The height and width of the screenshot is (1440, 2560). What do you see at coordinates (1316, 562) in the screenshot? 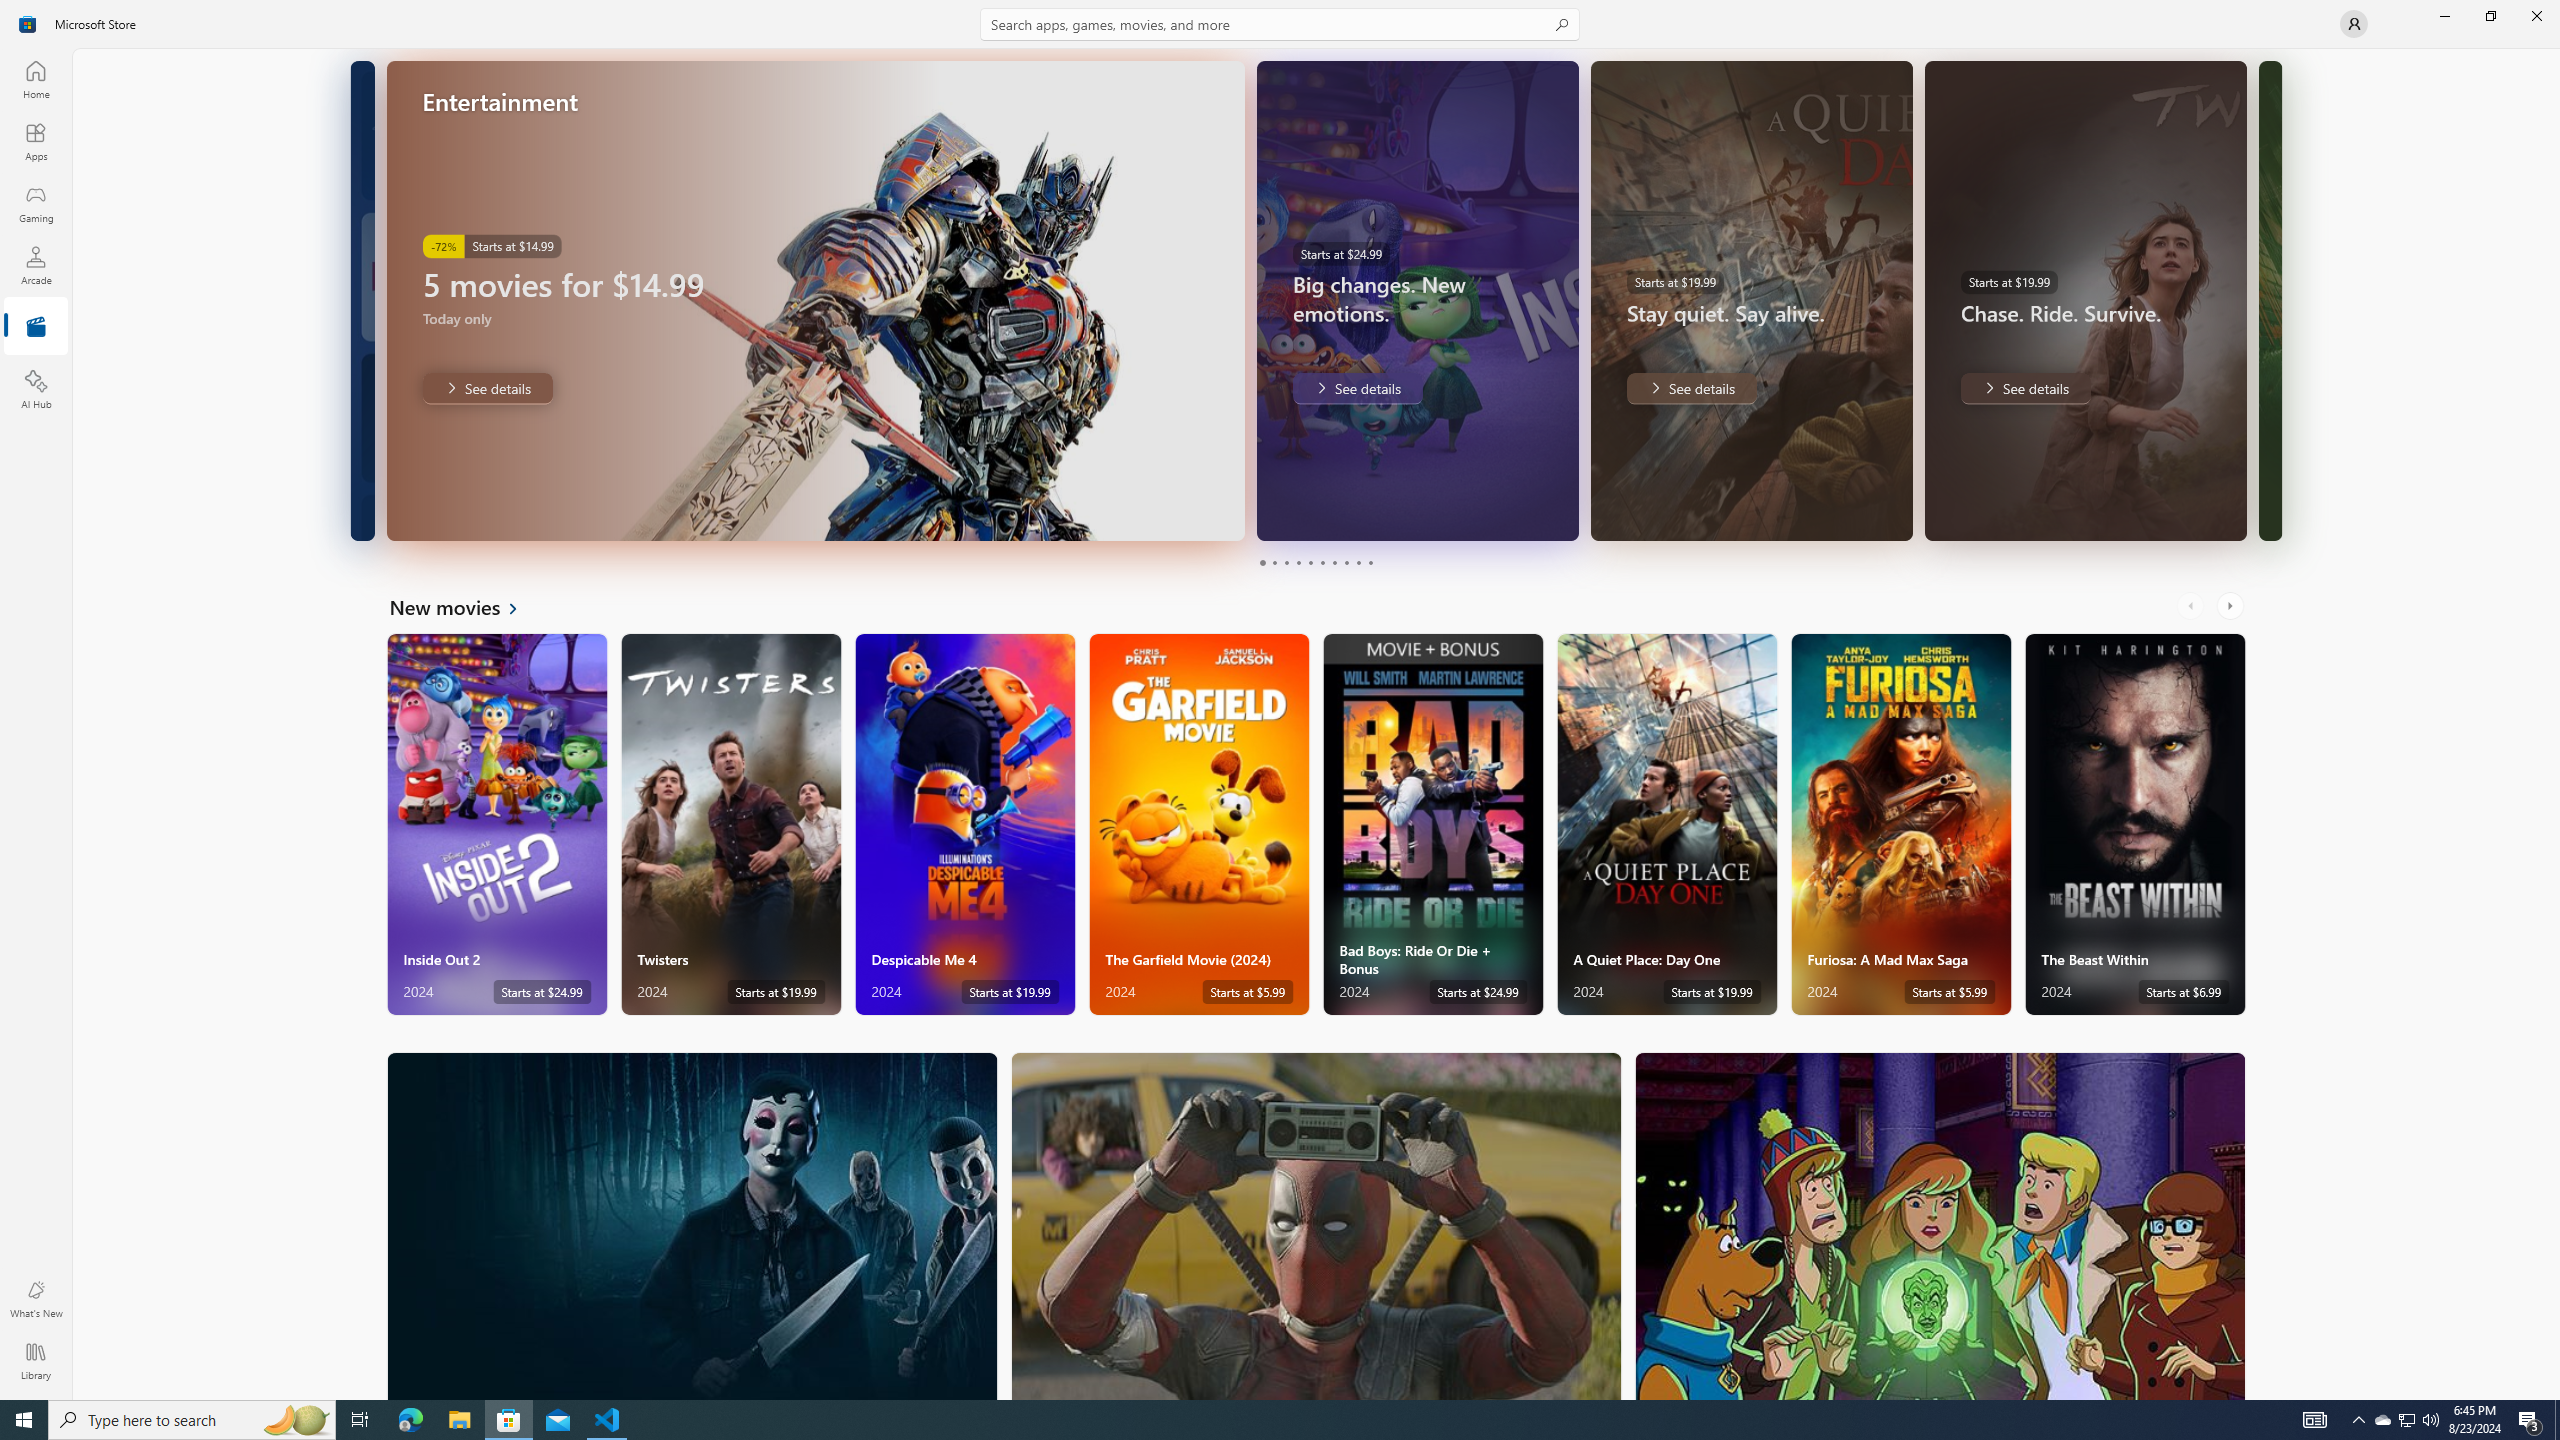
I see `'Pager'` at bounding box center [1316, 562].